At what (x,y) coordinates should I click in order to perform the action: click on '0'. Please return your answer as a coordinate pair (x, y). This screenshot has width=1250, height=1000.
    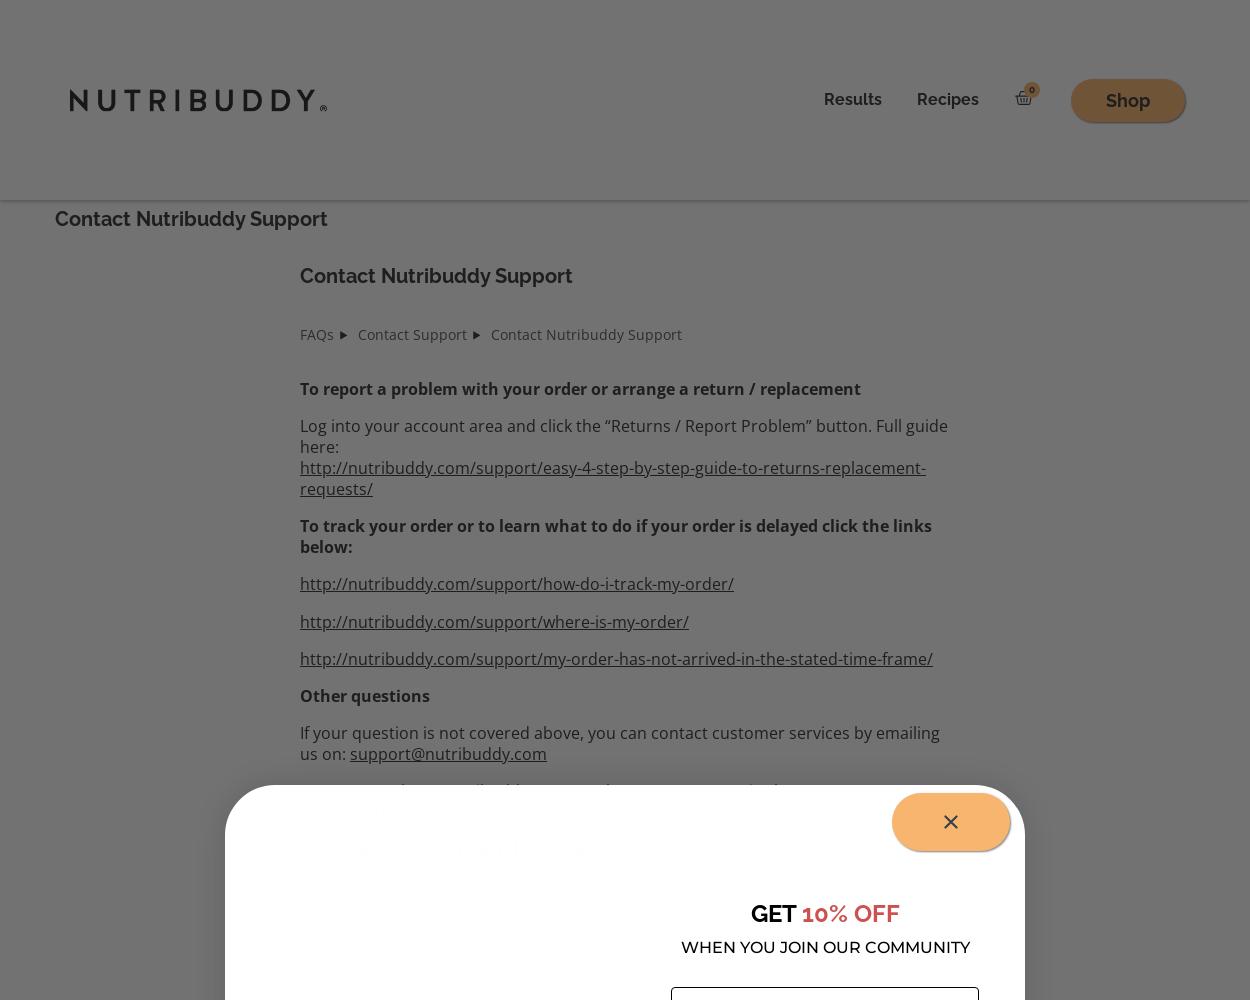
    Looking at the image, I should click on (1032, 88).